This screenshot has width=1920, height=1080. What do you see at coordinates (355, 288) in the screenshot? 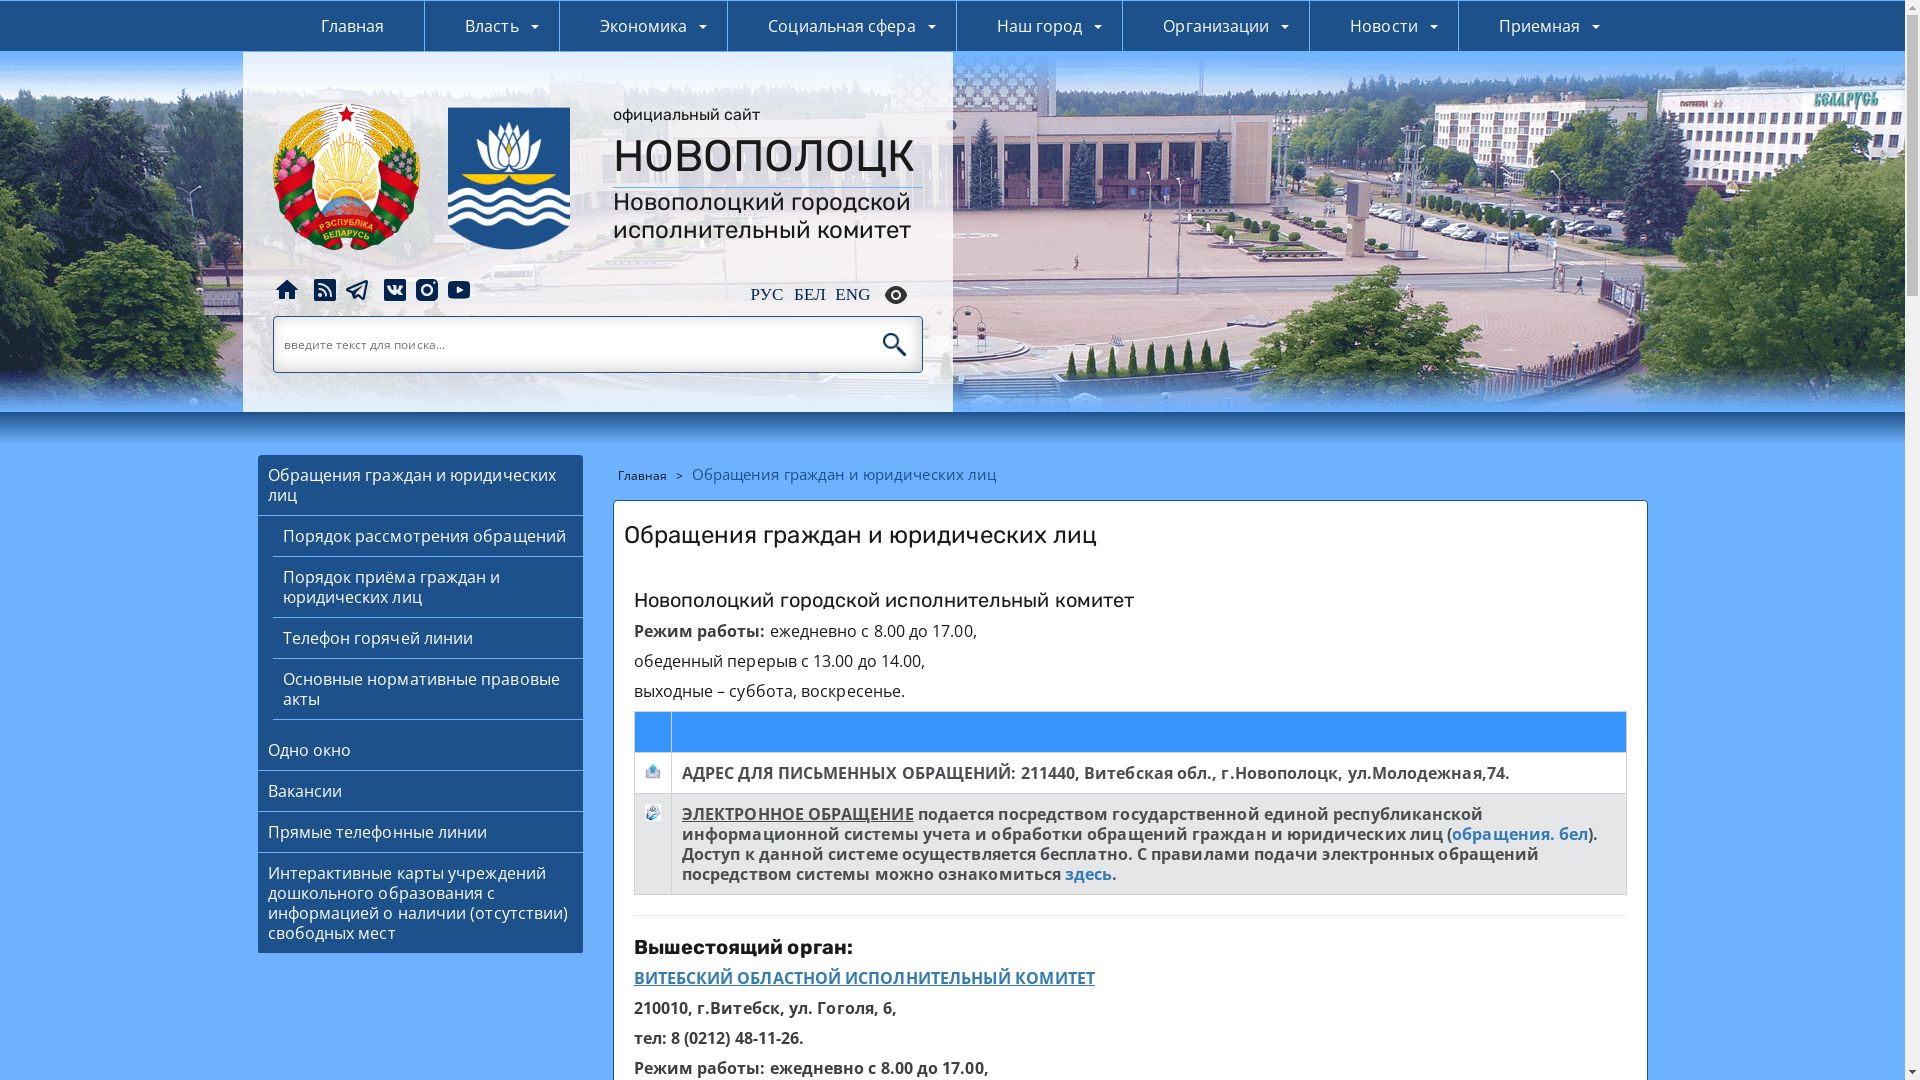
I see `'Telegram'` at bounding box center [355, 288].